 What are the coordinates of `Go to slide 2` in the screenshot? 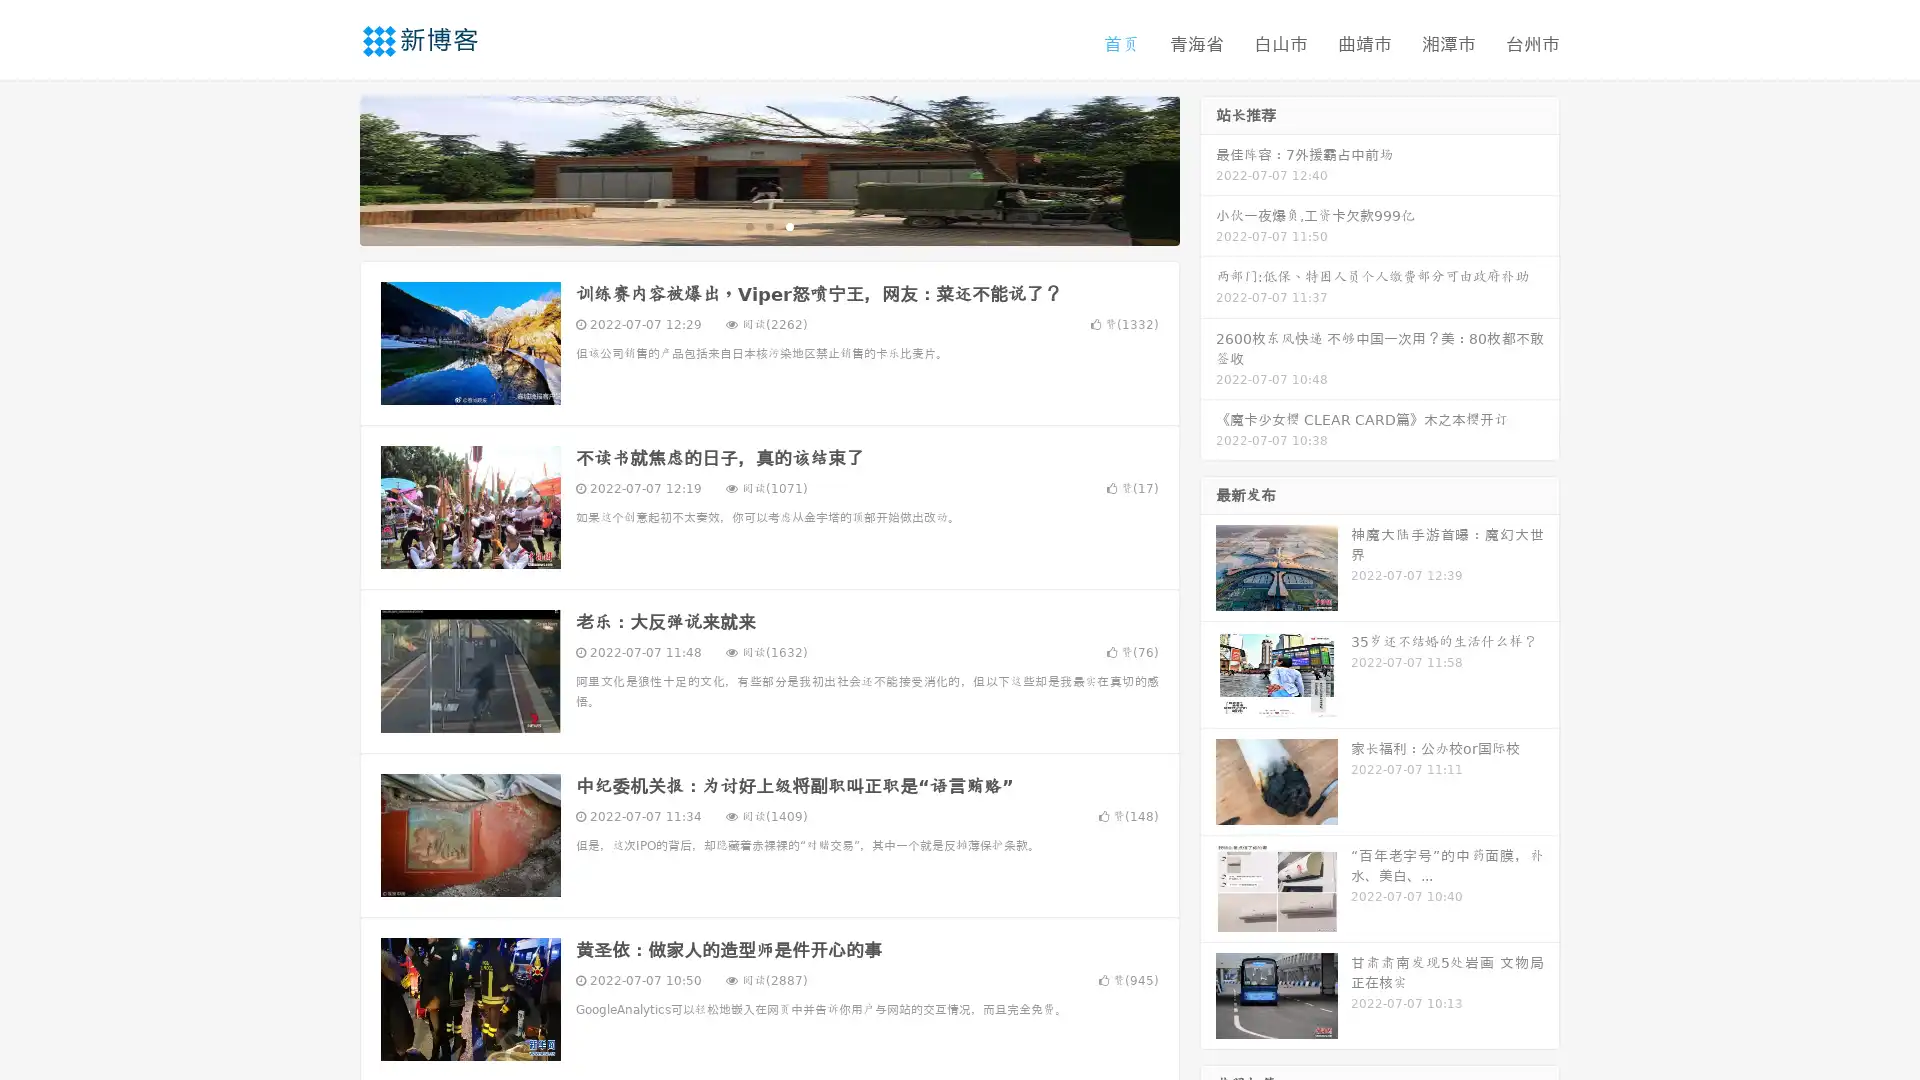 It's located at (768, 225).